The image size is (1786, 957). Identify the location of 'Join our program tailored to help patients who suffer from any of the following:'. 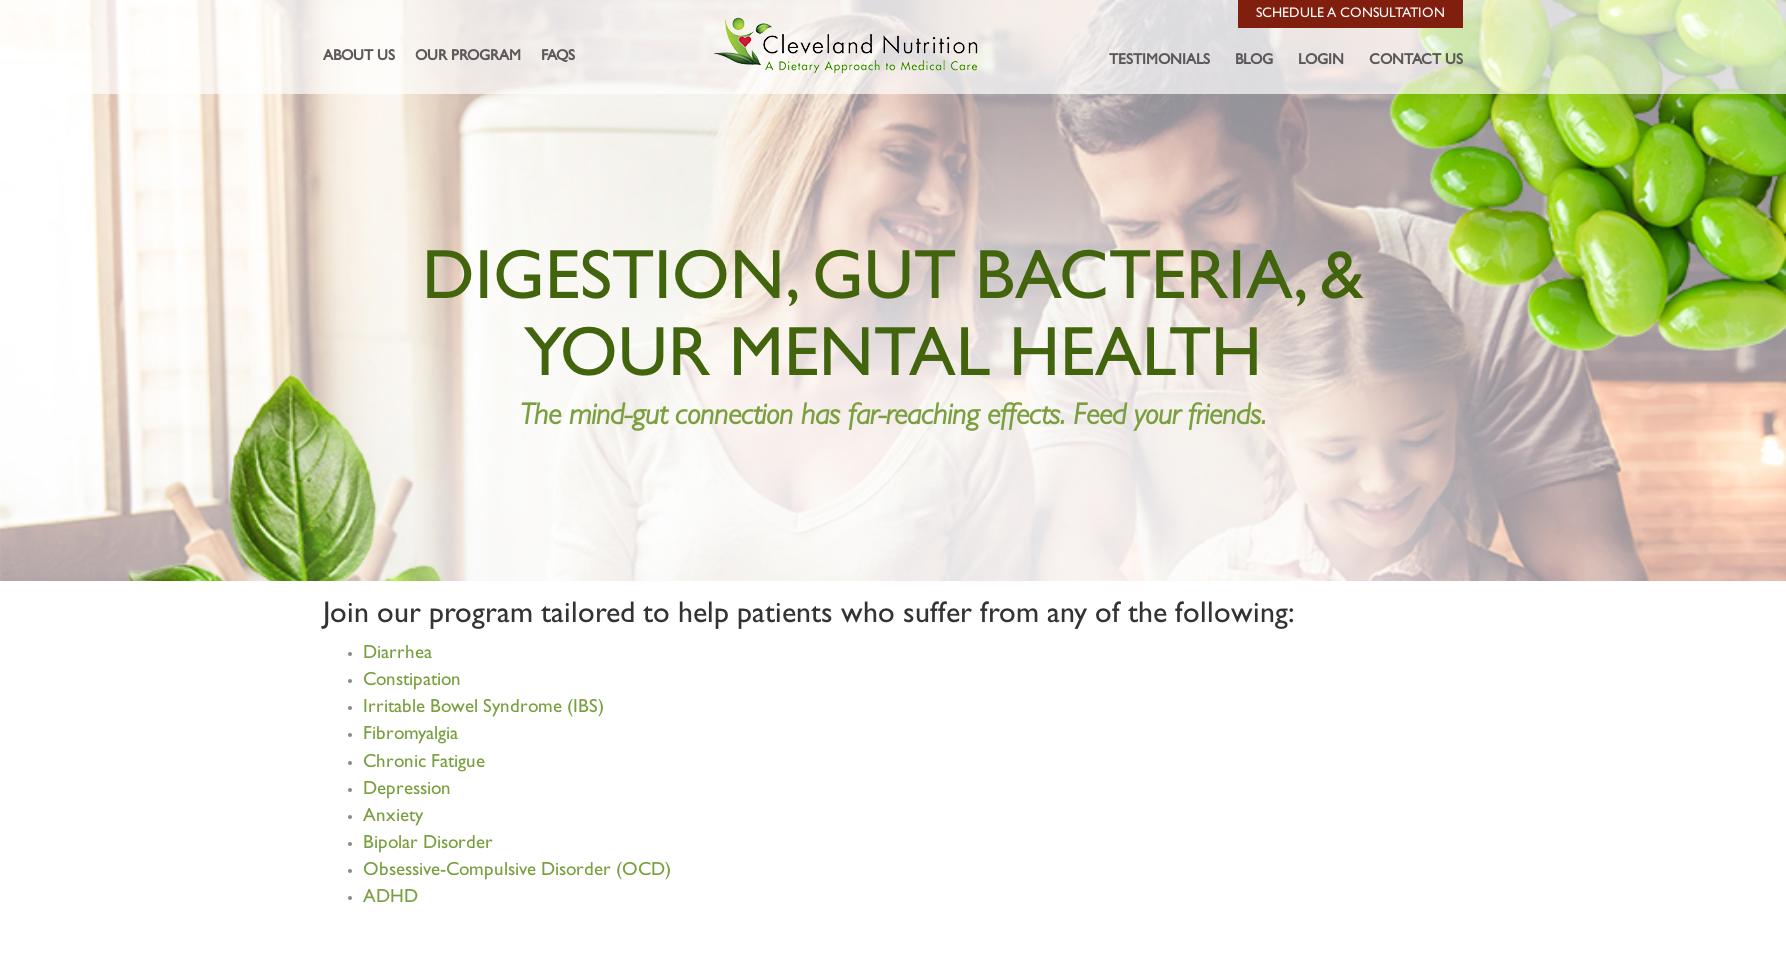
(808, 613).